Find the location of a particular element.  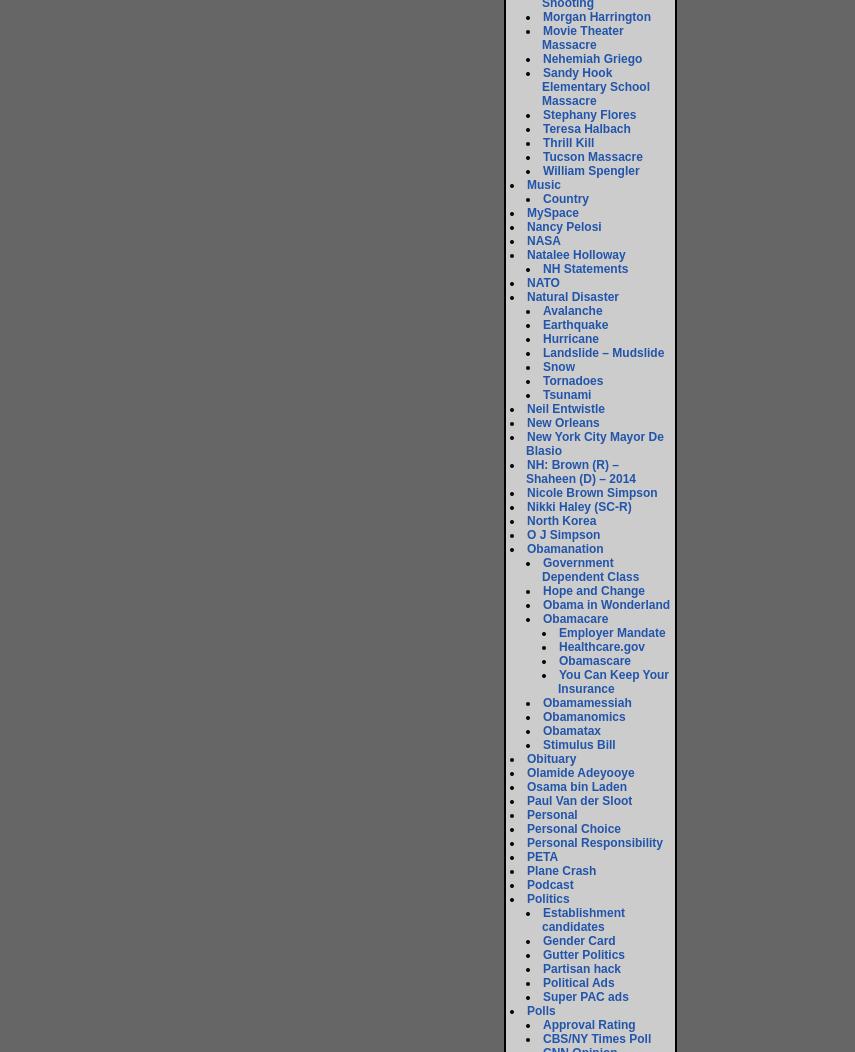

'Country' is located at coordinates (543, 199).